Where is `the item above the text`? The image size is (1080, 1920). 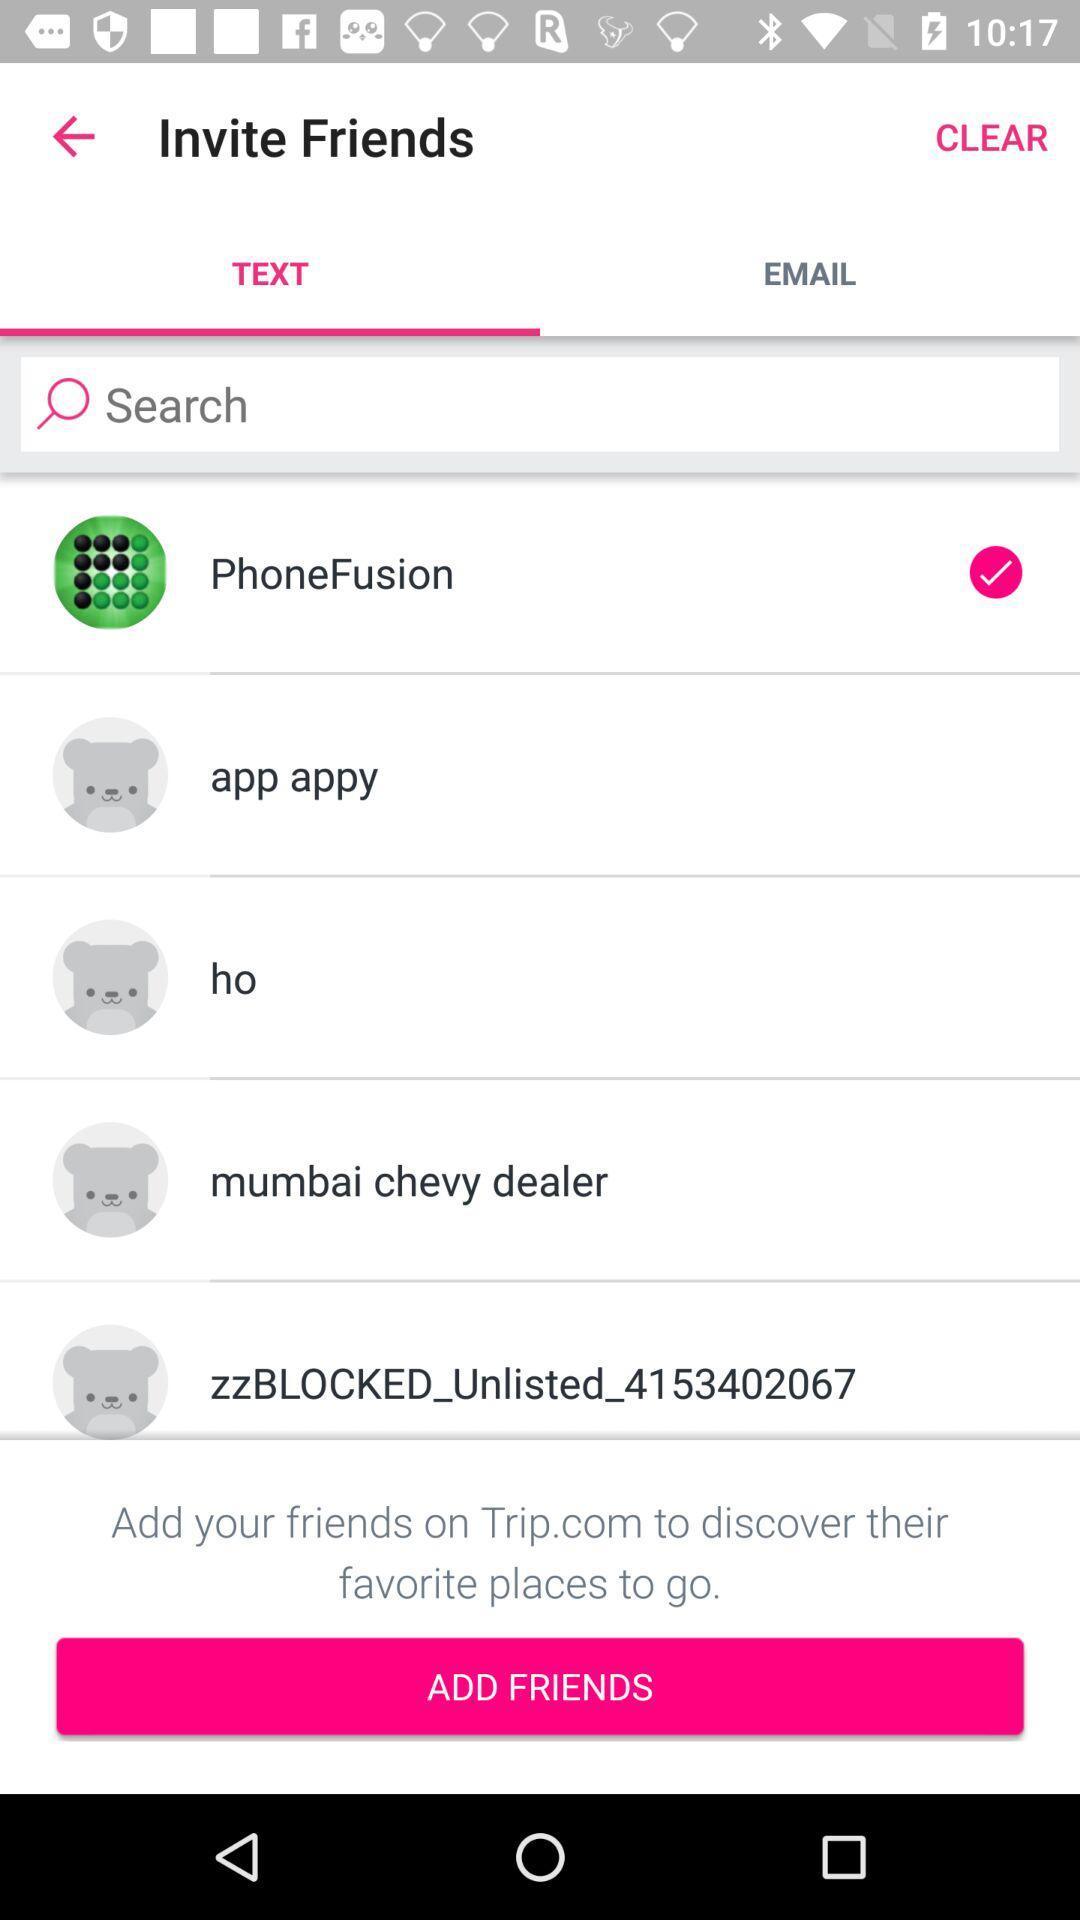 the item above the text is located at coordinates (72, 135).